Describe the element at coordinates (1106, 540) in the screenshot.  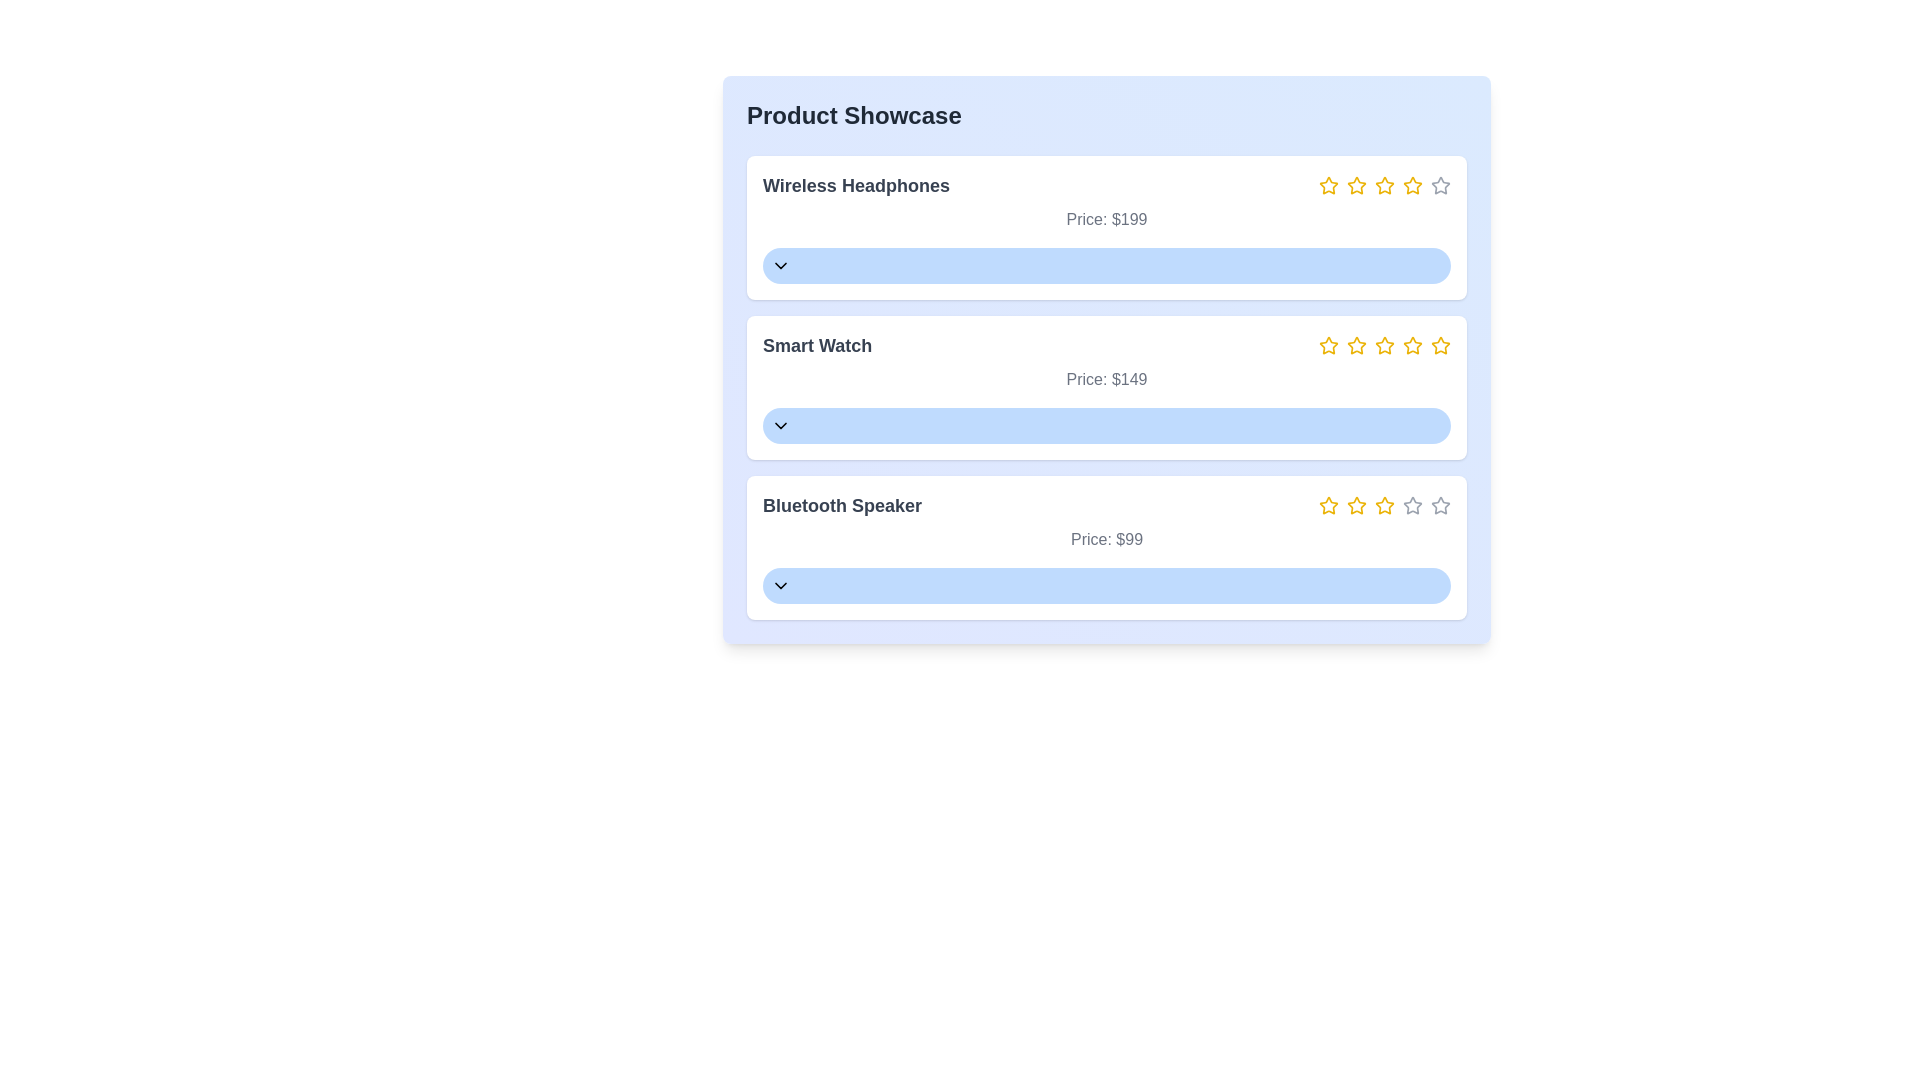
I see `the text label displaying 'Price: $99', which is styled in gray and positioned below the product name 'Bluetooth Speaker'` at that location.